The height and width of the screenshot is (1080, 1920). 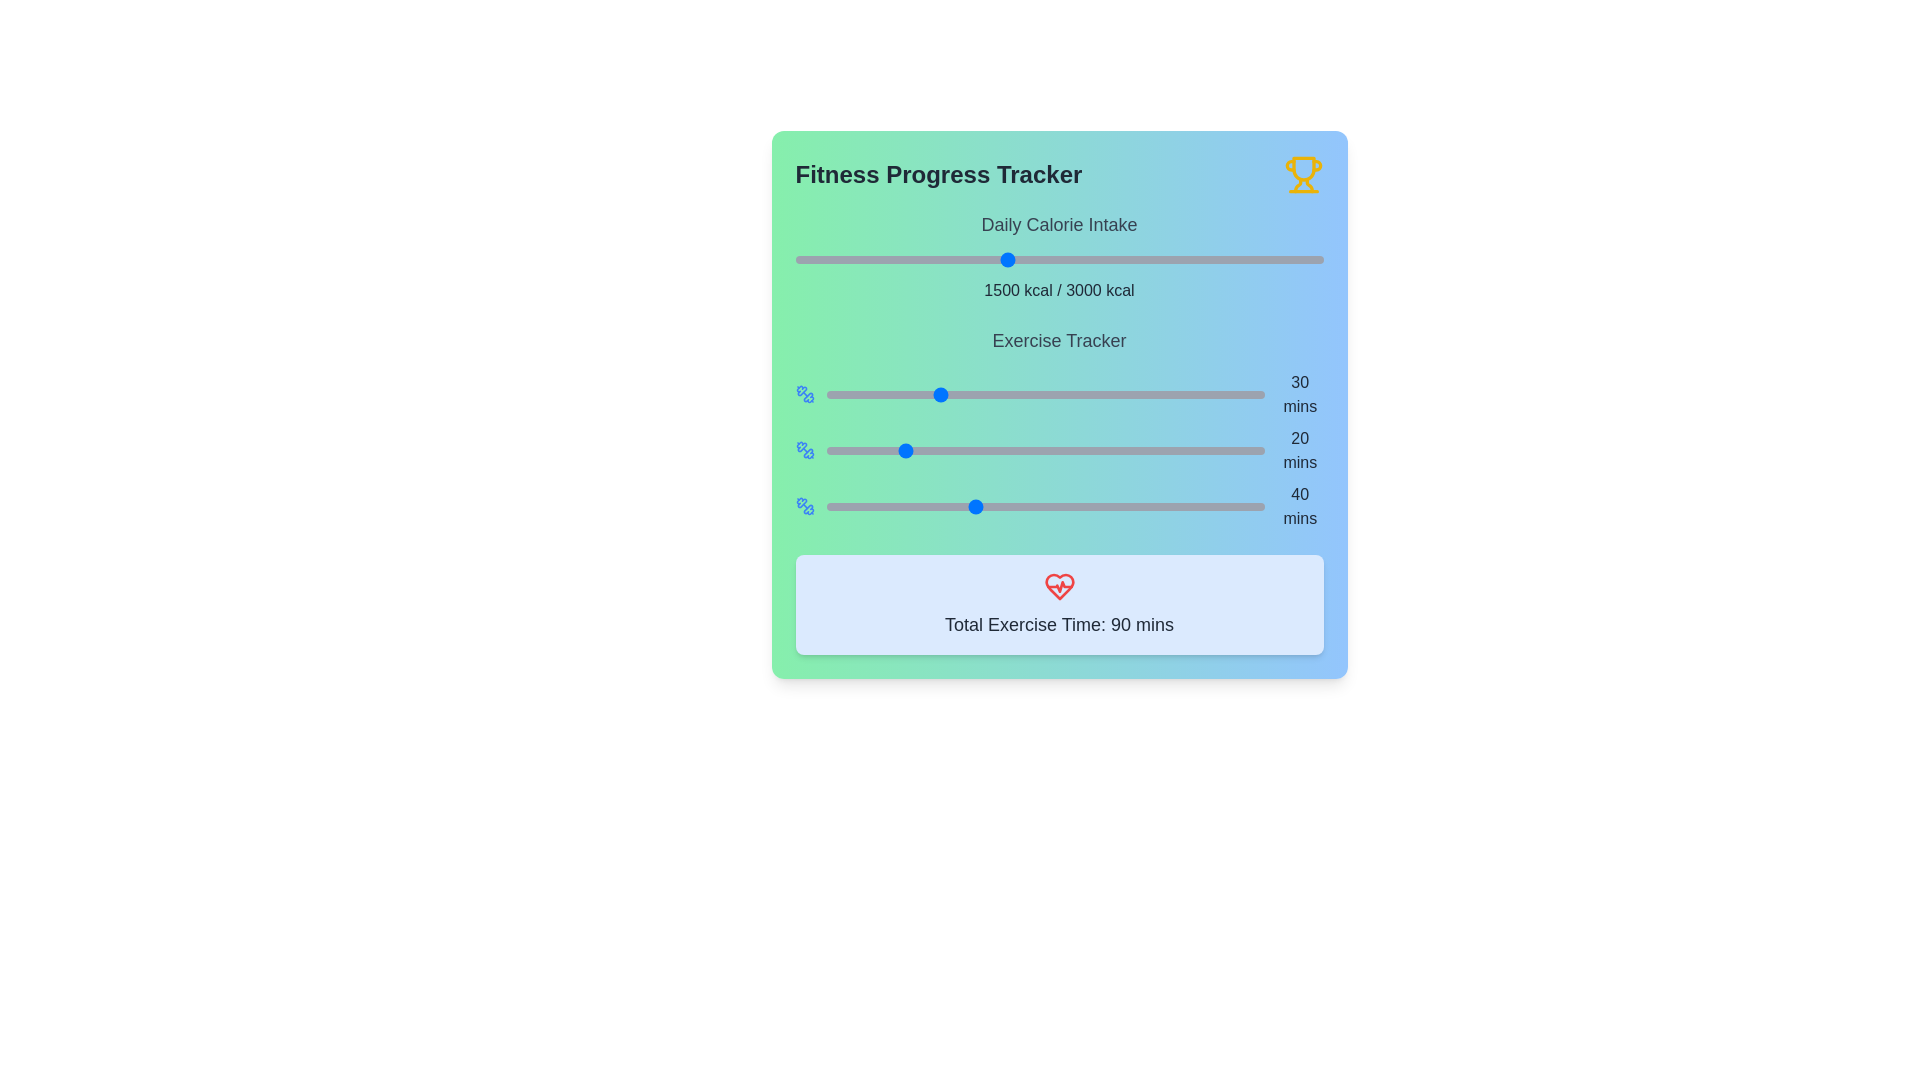 I want to click on the trophy SVG icon in the top-right corner of the card layout, which indicates accomplishments related to fitness tracking, so click(x=1303, y=168).